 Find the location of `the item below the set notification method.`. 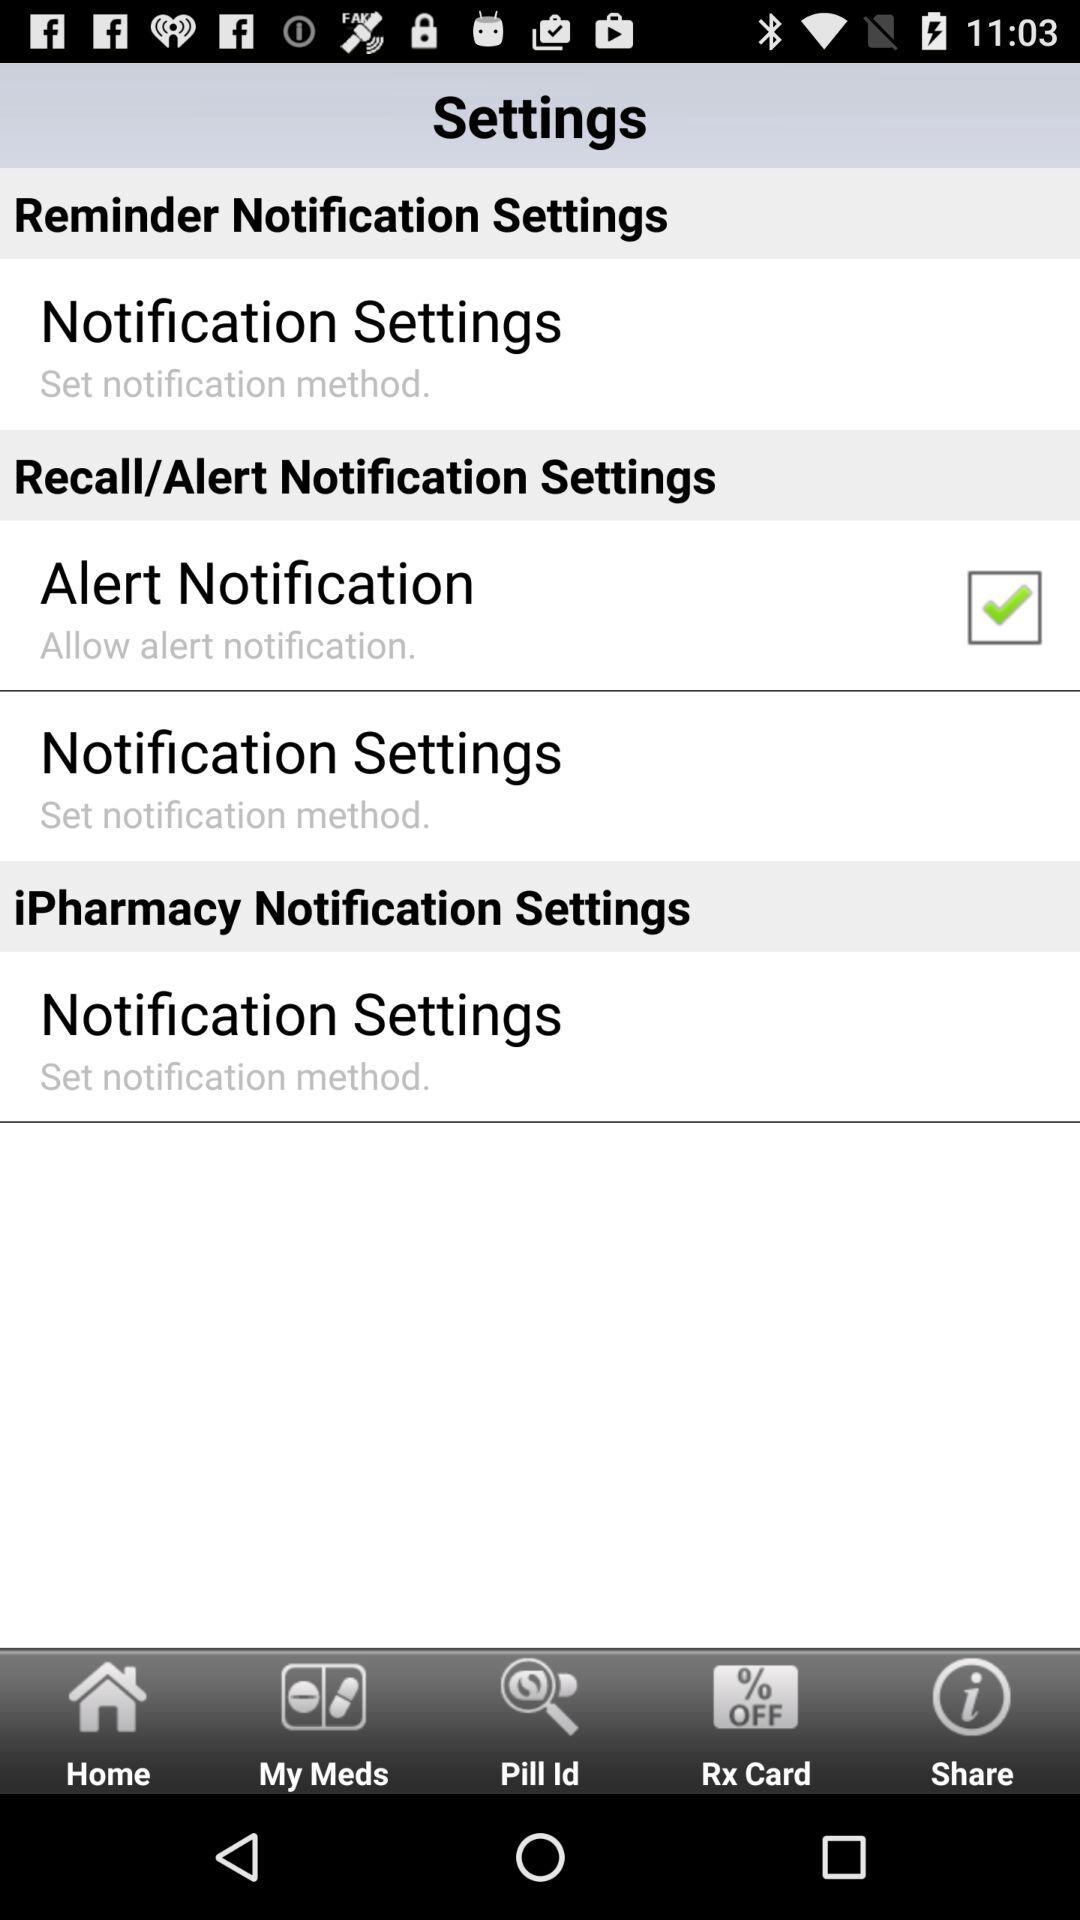

the item below the set notification method. is located at coordinates (540, 474).